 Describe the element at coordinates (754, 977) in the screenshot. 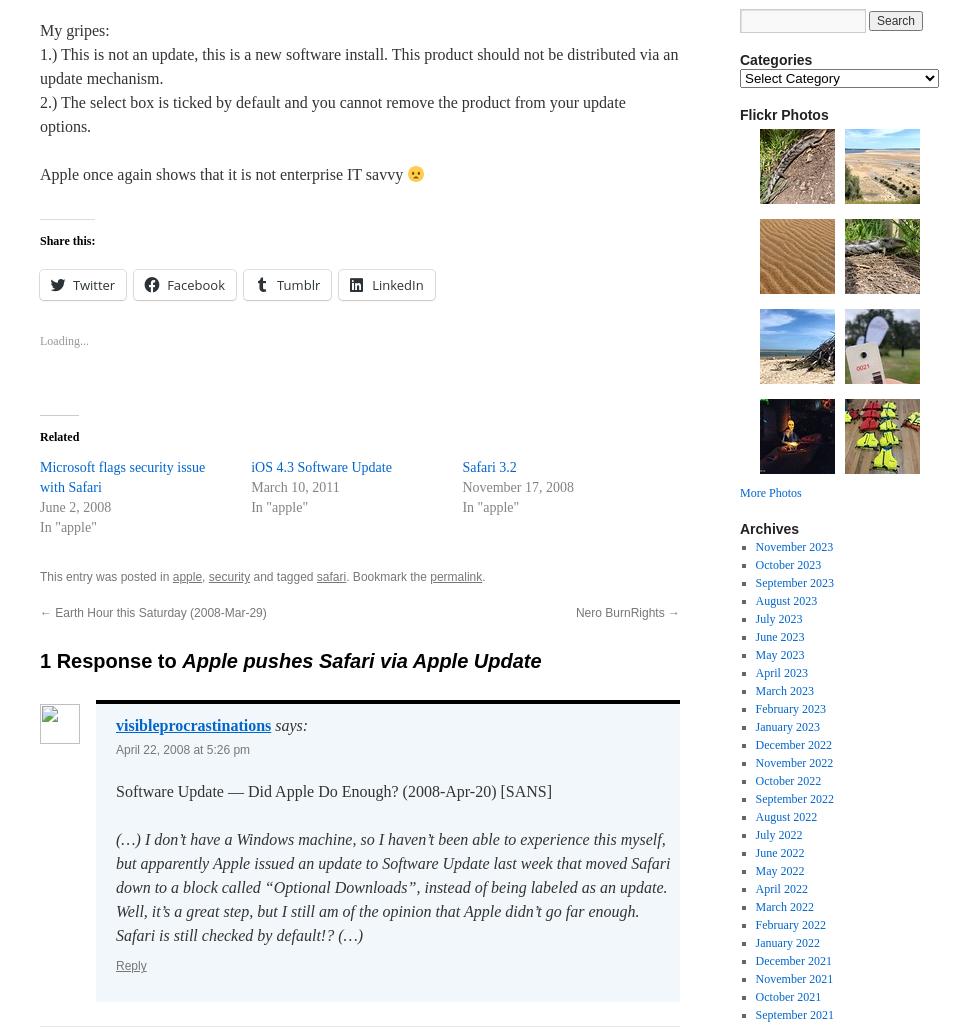

I see `'November 2021'` at that location.